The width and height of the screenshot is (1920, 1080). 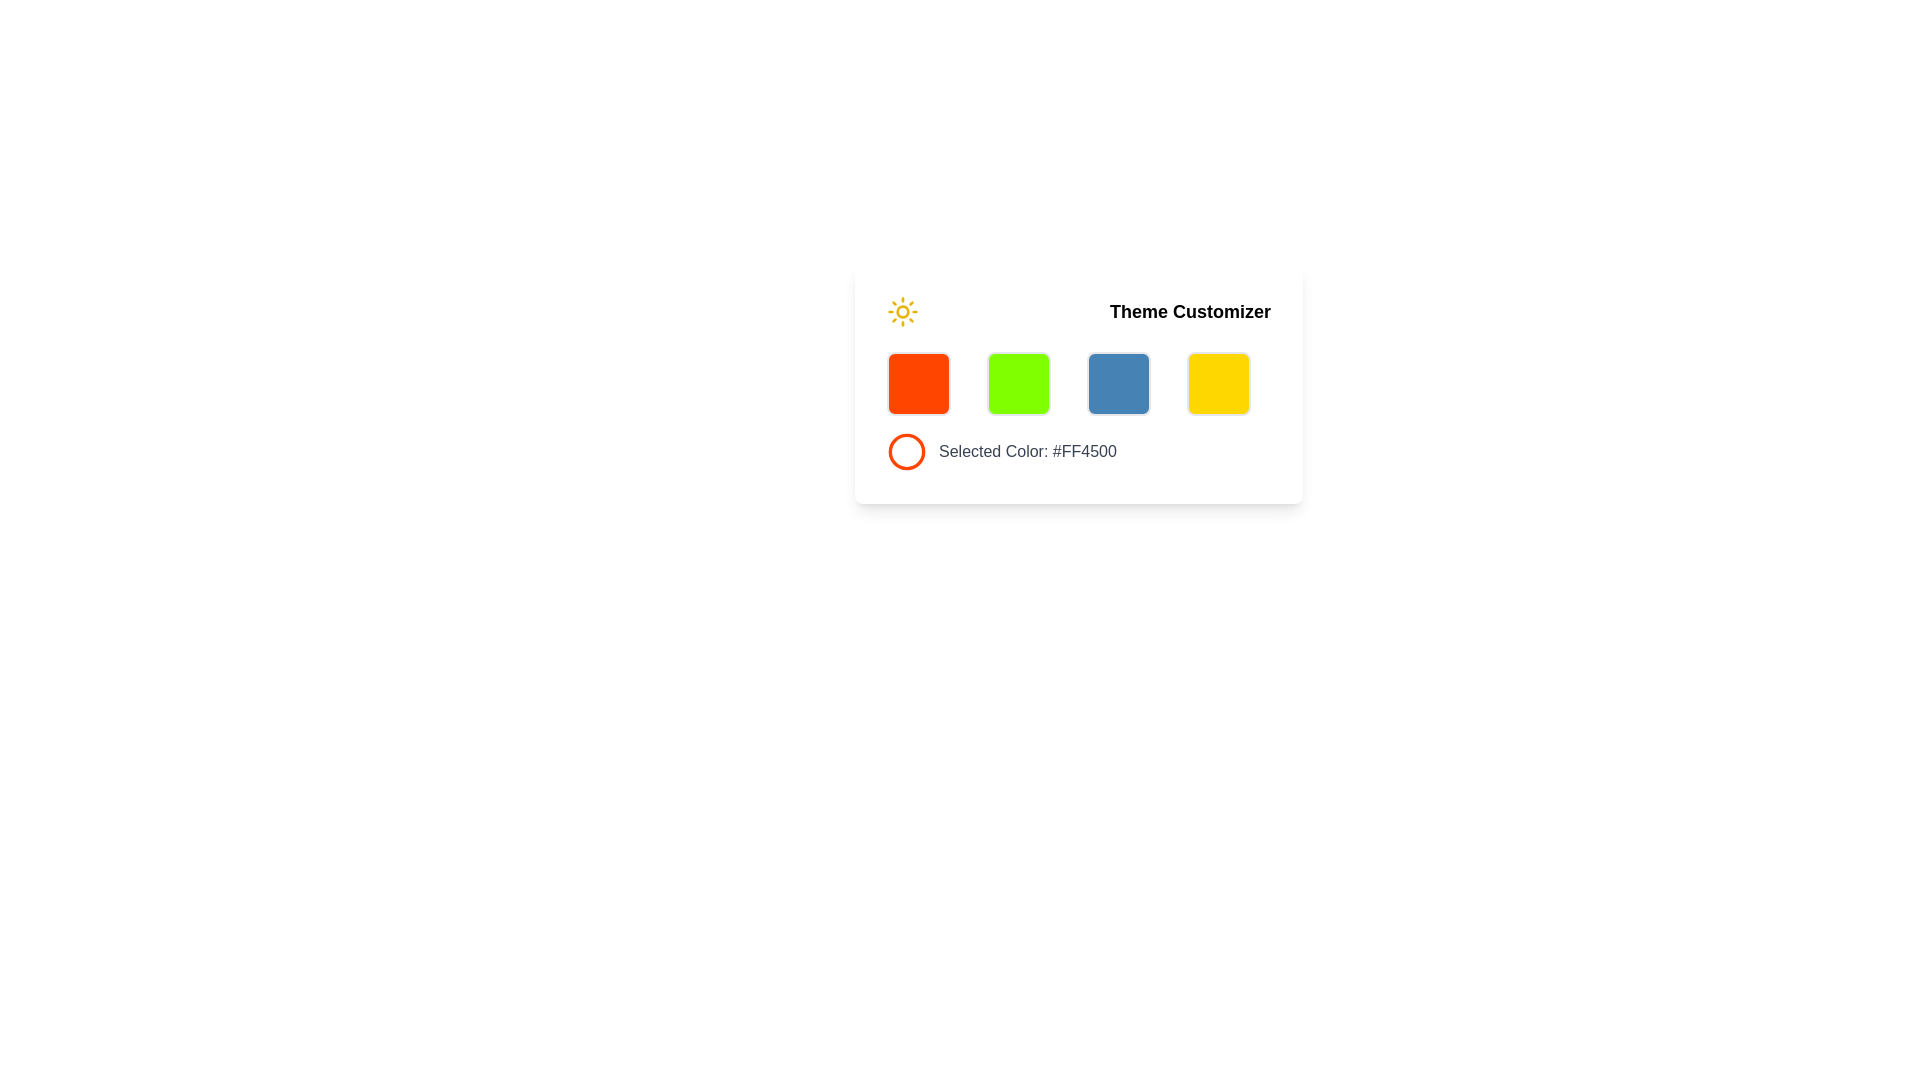 I want to click on the third square from the left in a row of four colored squares to trigger a visual response, so click(x=1117, y=384).